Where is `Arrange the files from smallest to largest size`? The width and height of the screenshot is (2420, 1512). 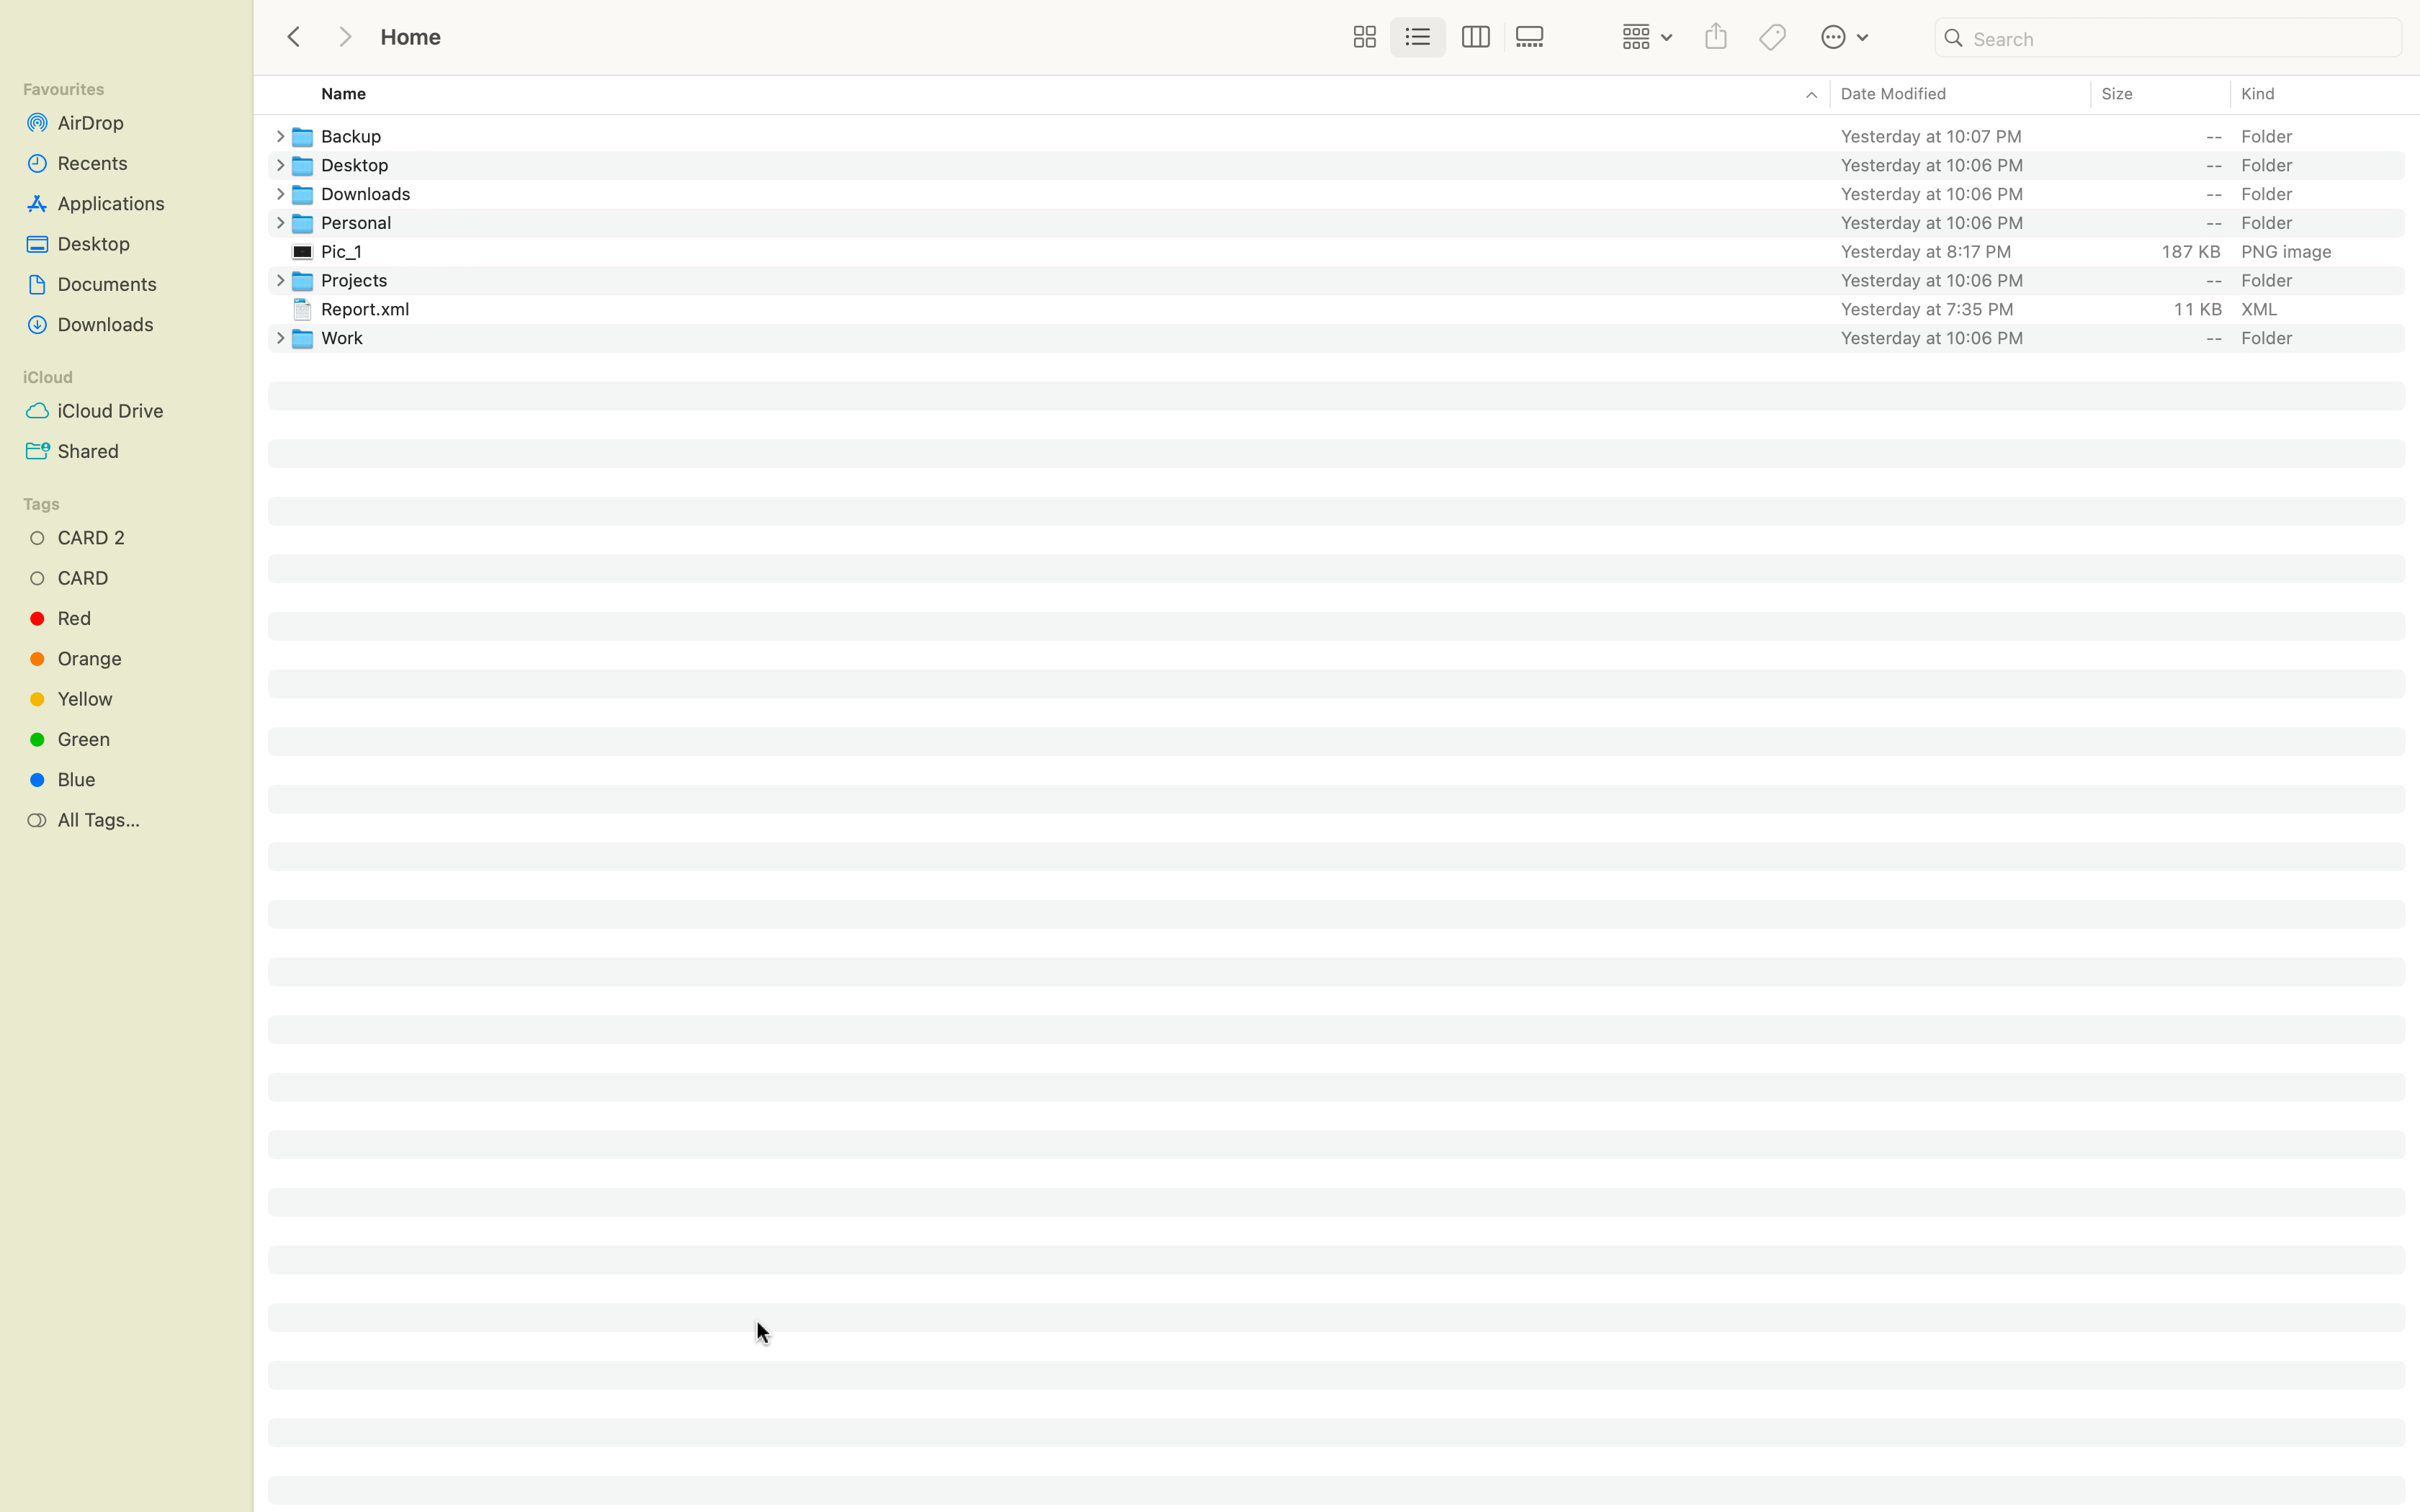 Arrange the files from smallest to largest size is located at coordinates (2158, 95).